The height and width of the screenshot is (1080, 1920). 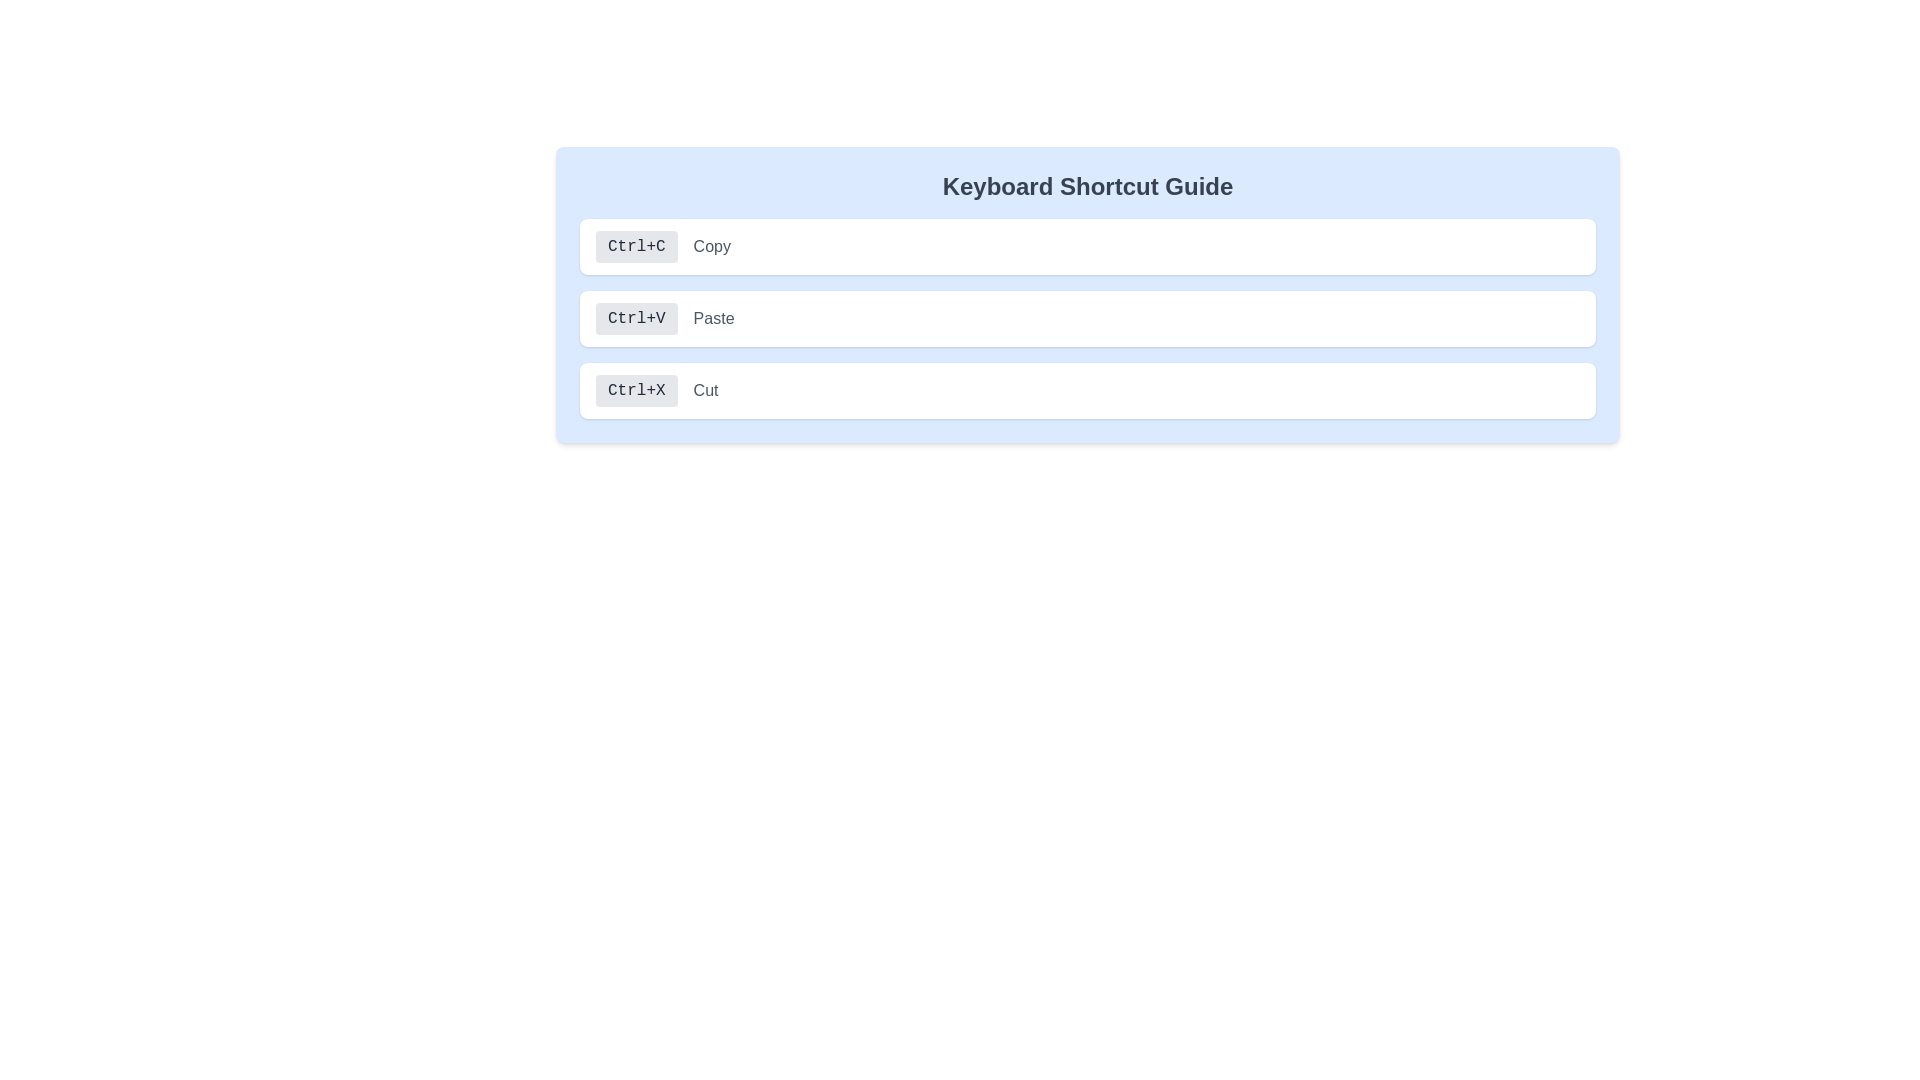 I want to click on the 'Cut' button with 'Ctrl+X' shortcut in the 'Keyboard Shortcut Guide' section, so click(x=1087, y=390).